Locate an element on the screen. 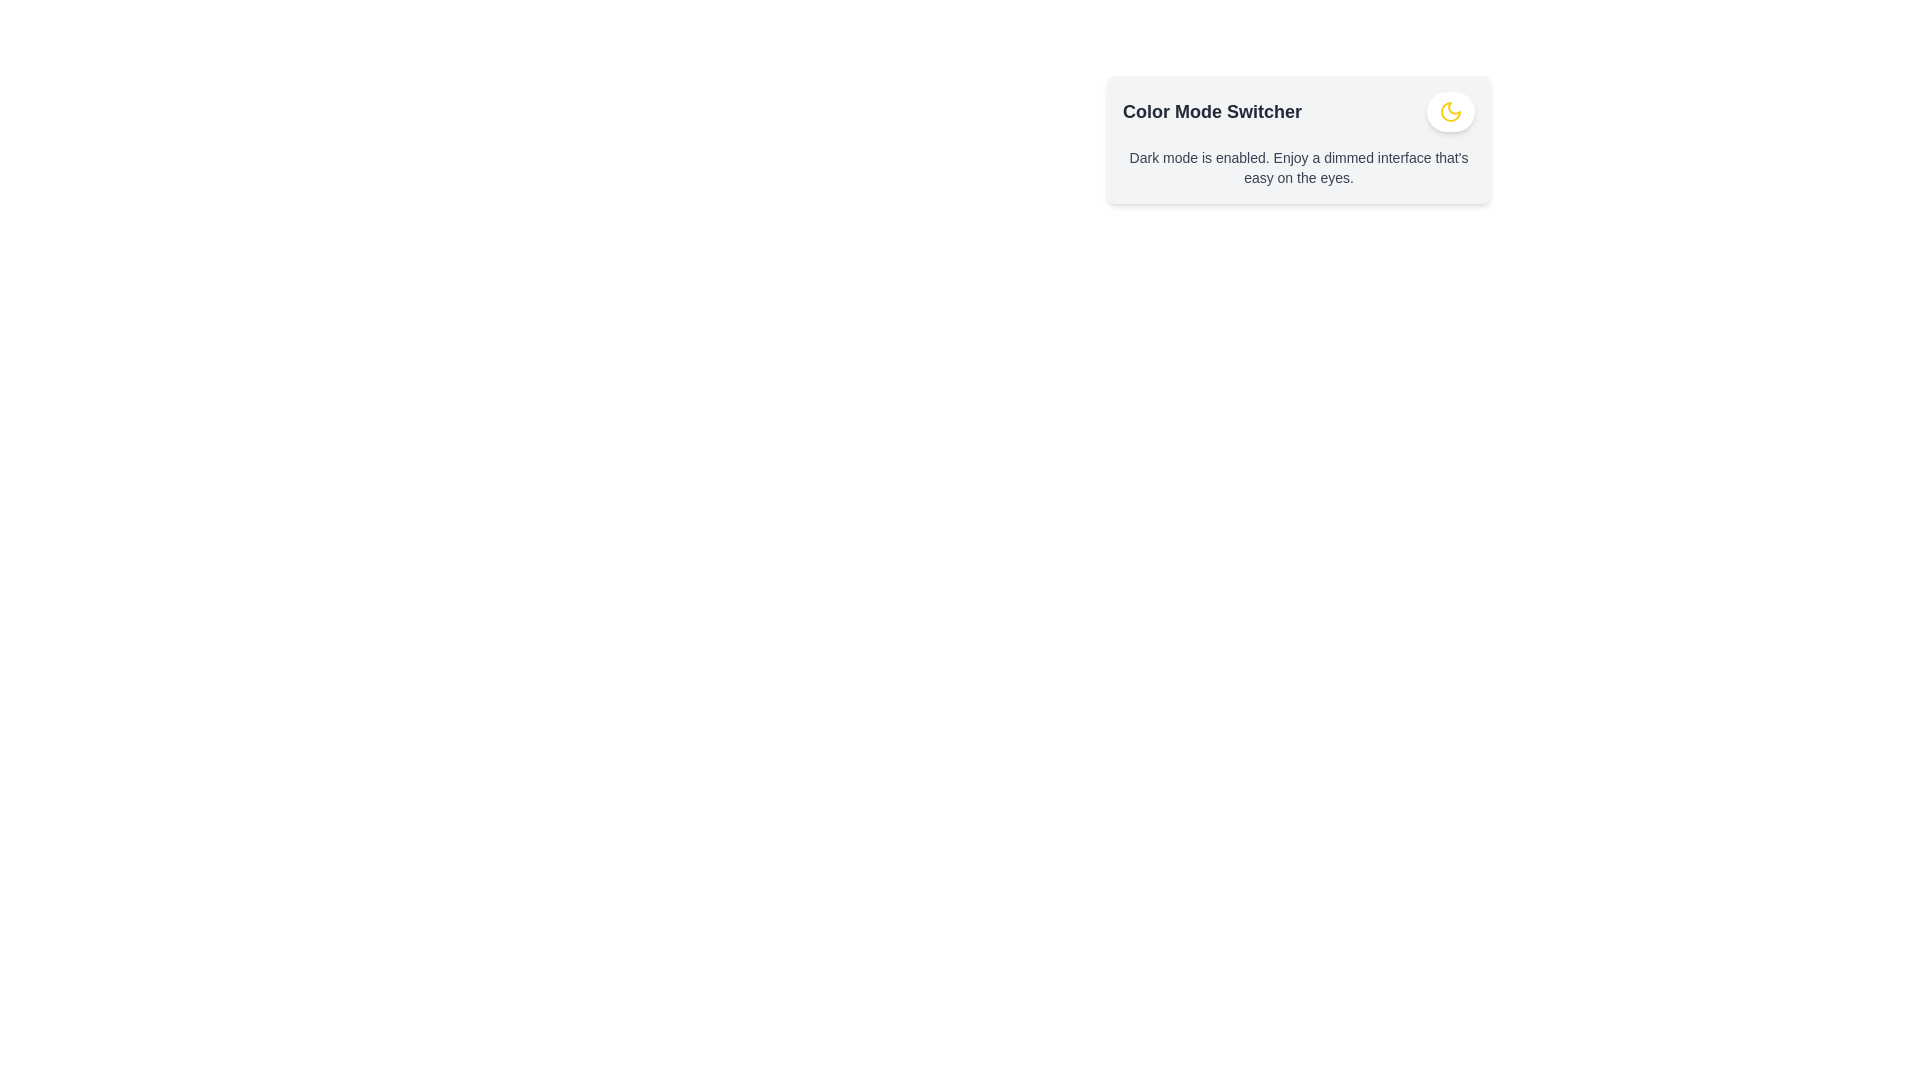 The width and height of the screenshot is (1920, 1080). the crescent moon icon within the circular button of the 'Color Mode Switcher' is located at coordinates (1450, 111).